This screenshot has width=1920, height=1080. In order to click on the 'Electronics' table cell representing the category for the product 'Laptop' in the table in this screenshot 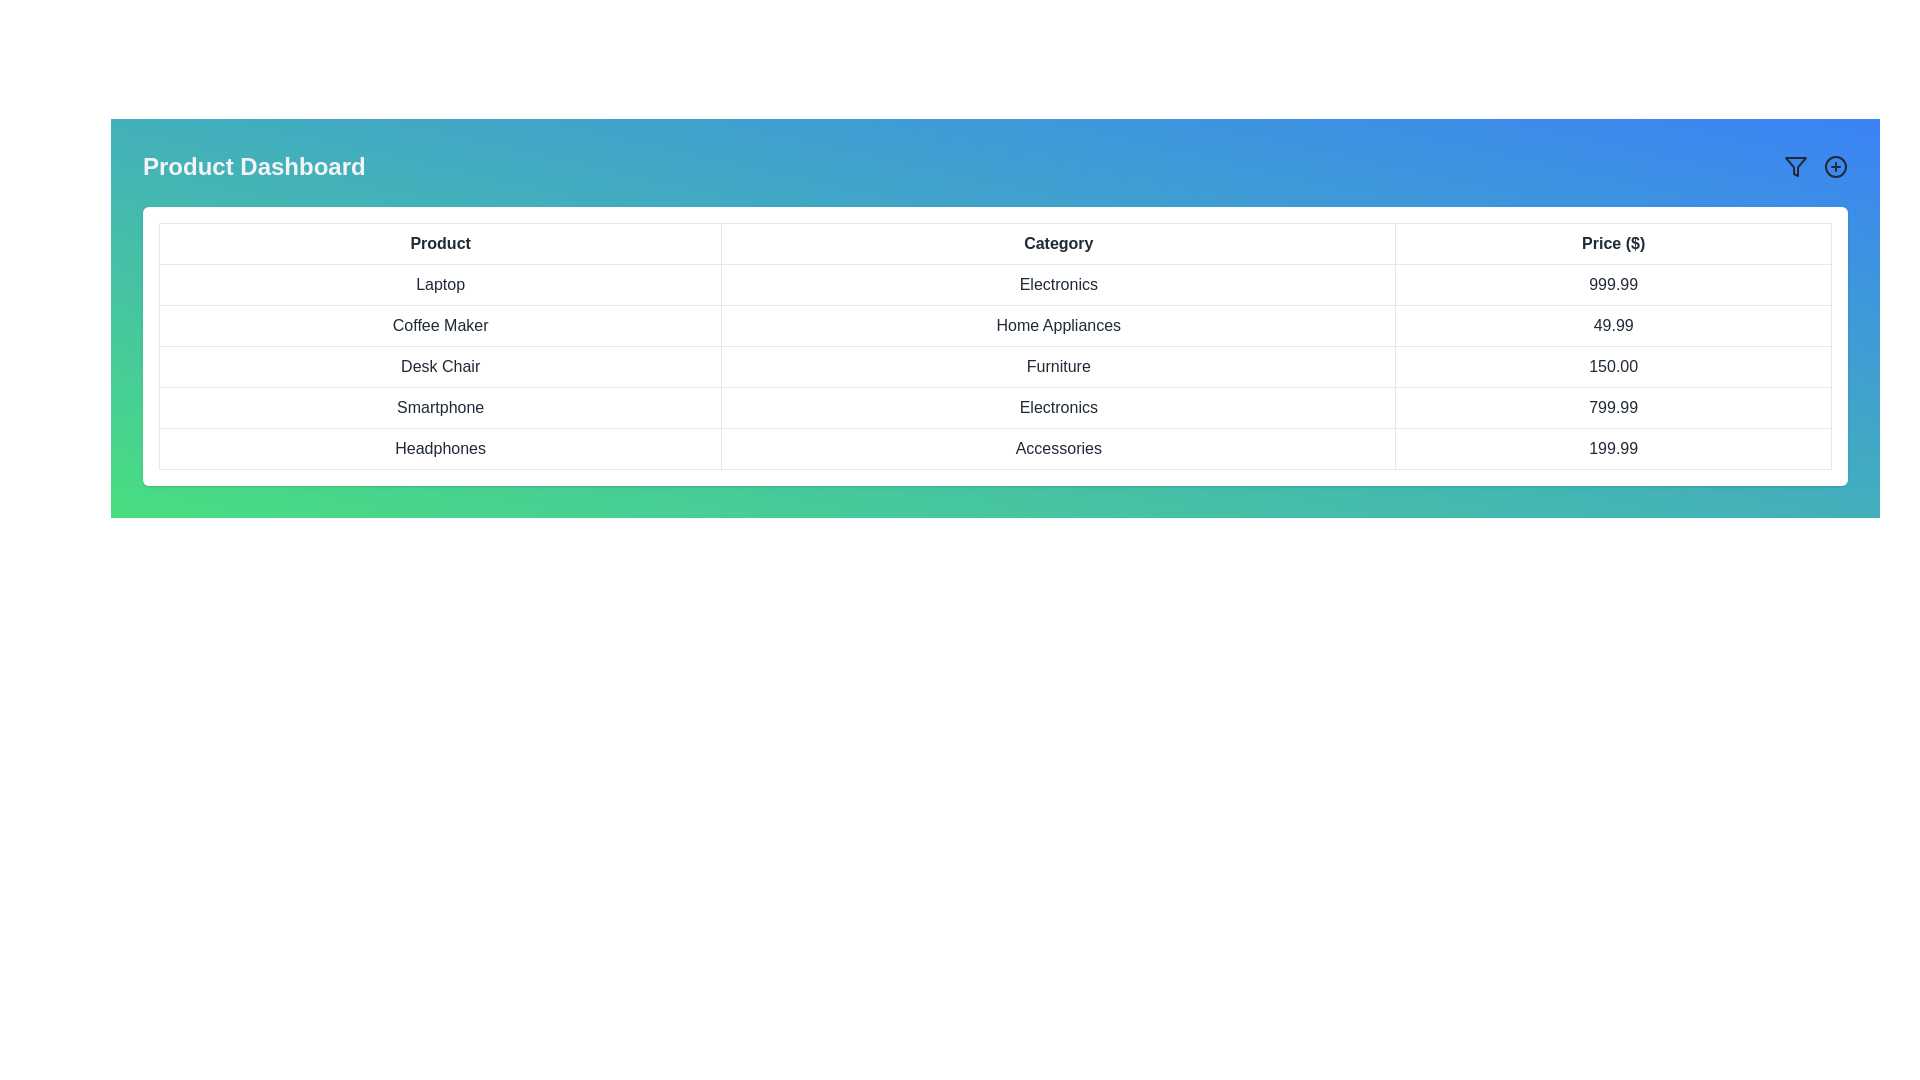, I will do `click(1057, 285)`.